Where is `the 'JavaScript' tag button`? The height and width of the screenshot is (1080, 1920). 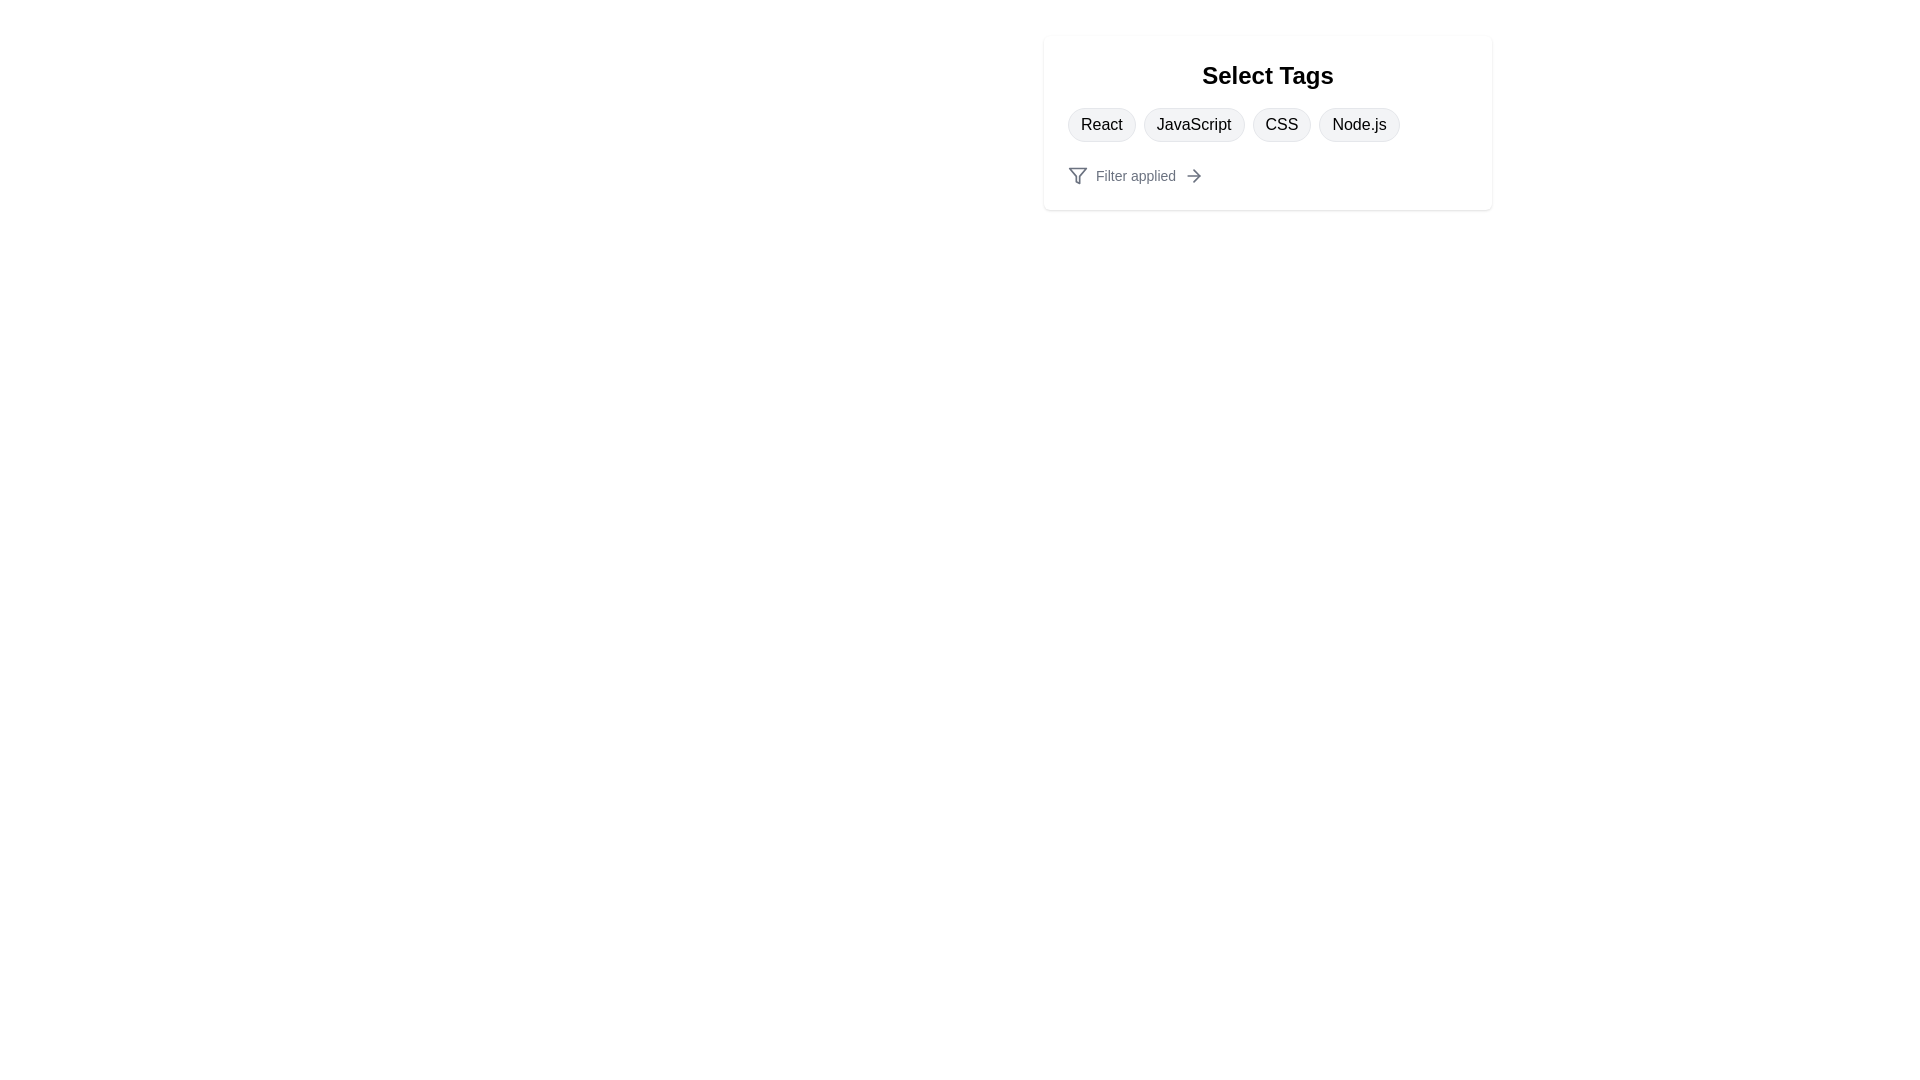 the 'JavaScript' tag button is located at coordinates (1194, 124).